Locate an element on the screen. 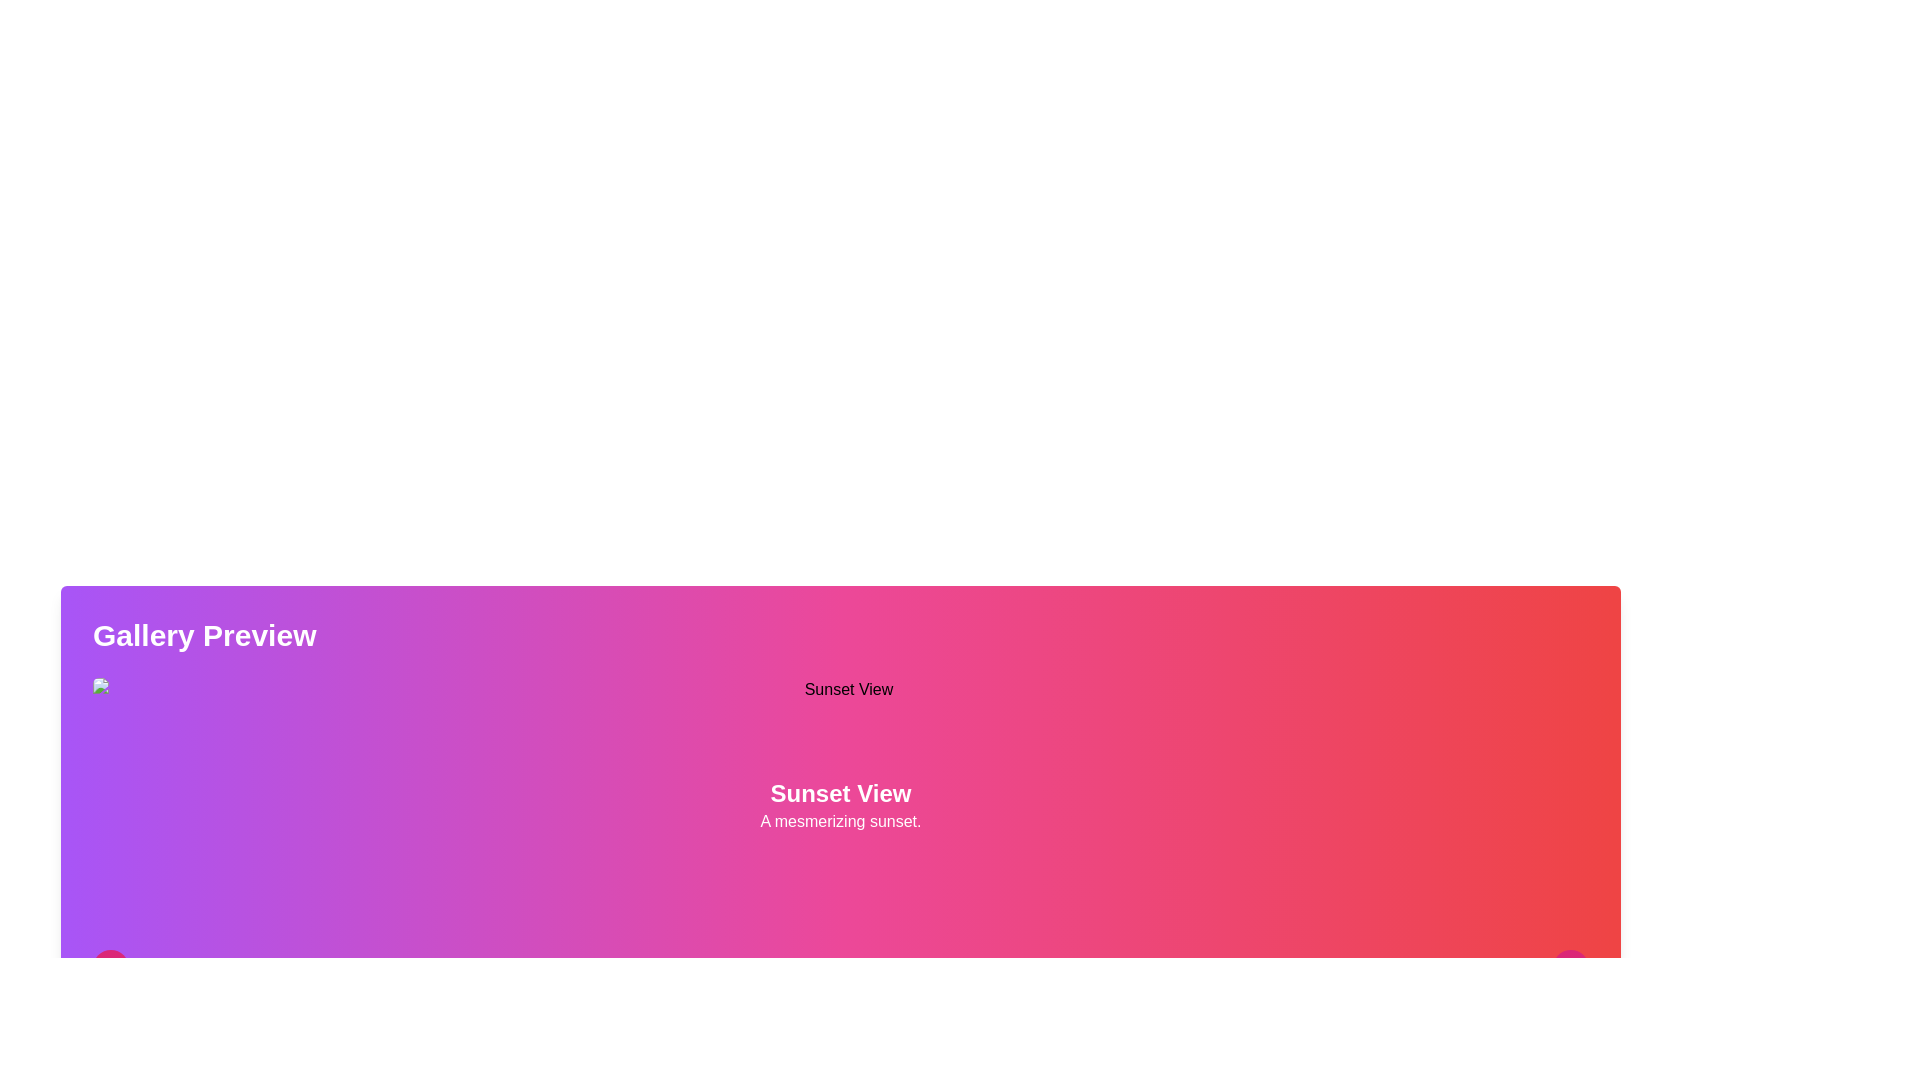 The width and height of the screenshot is (1920, 1080). the rightward-pointing SVG Chevron Icon located at the bottom-right corner of the visible card is located at coordinates (1569, 967).